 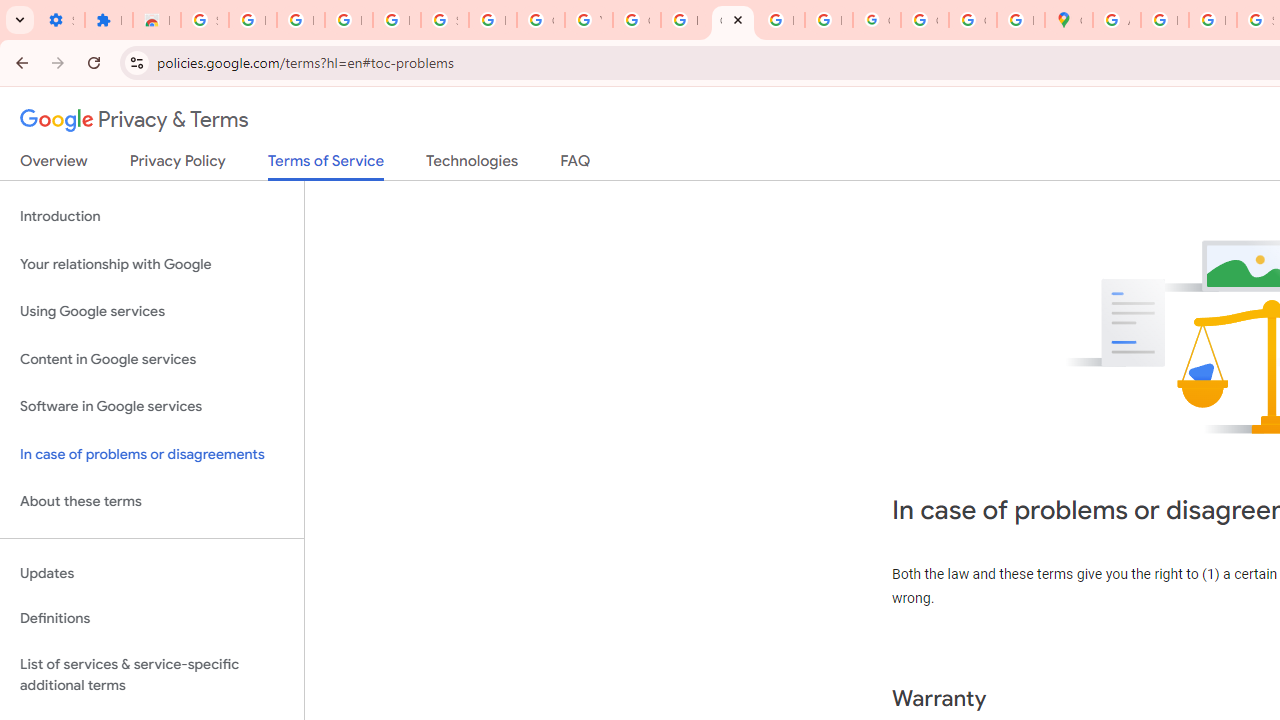 I want to click on 'Content in Google services', so click(x=151, y=358).